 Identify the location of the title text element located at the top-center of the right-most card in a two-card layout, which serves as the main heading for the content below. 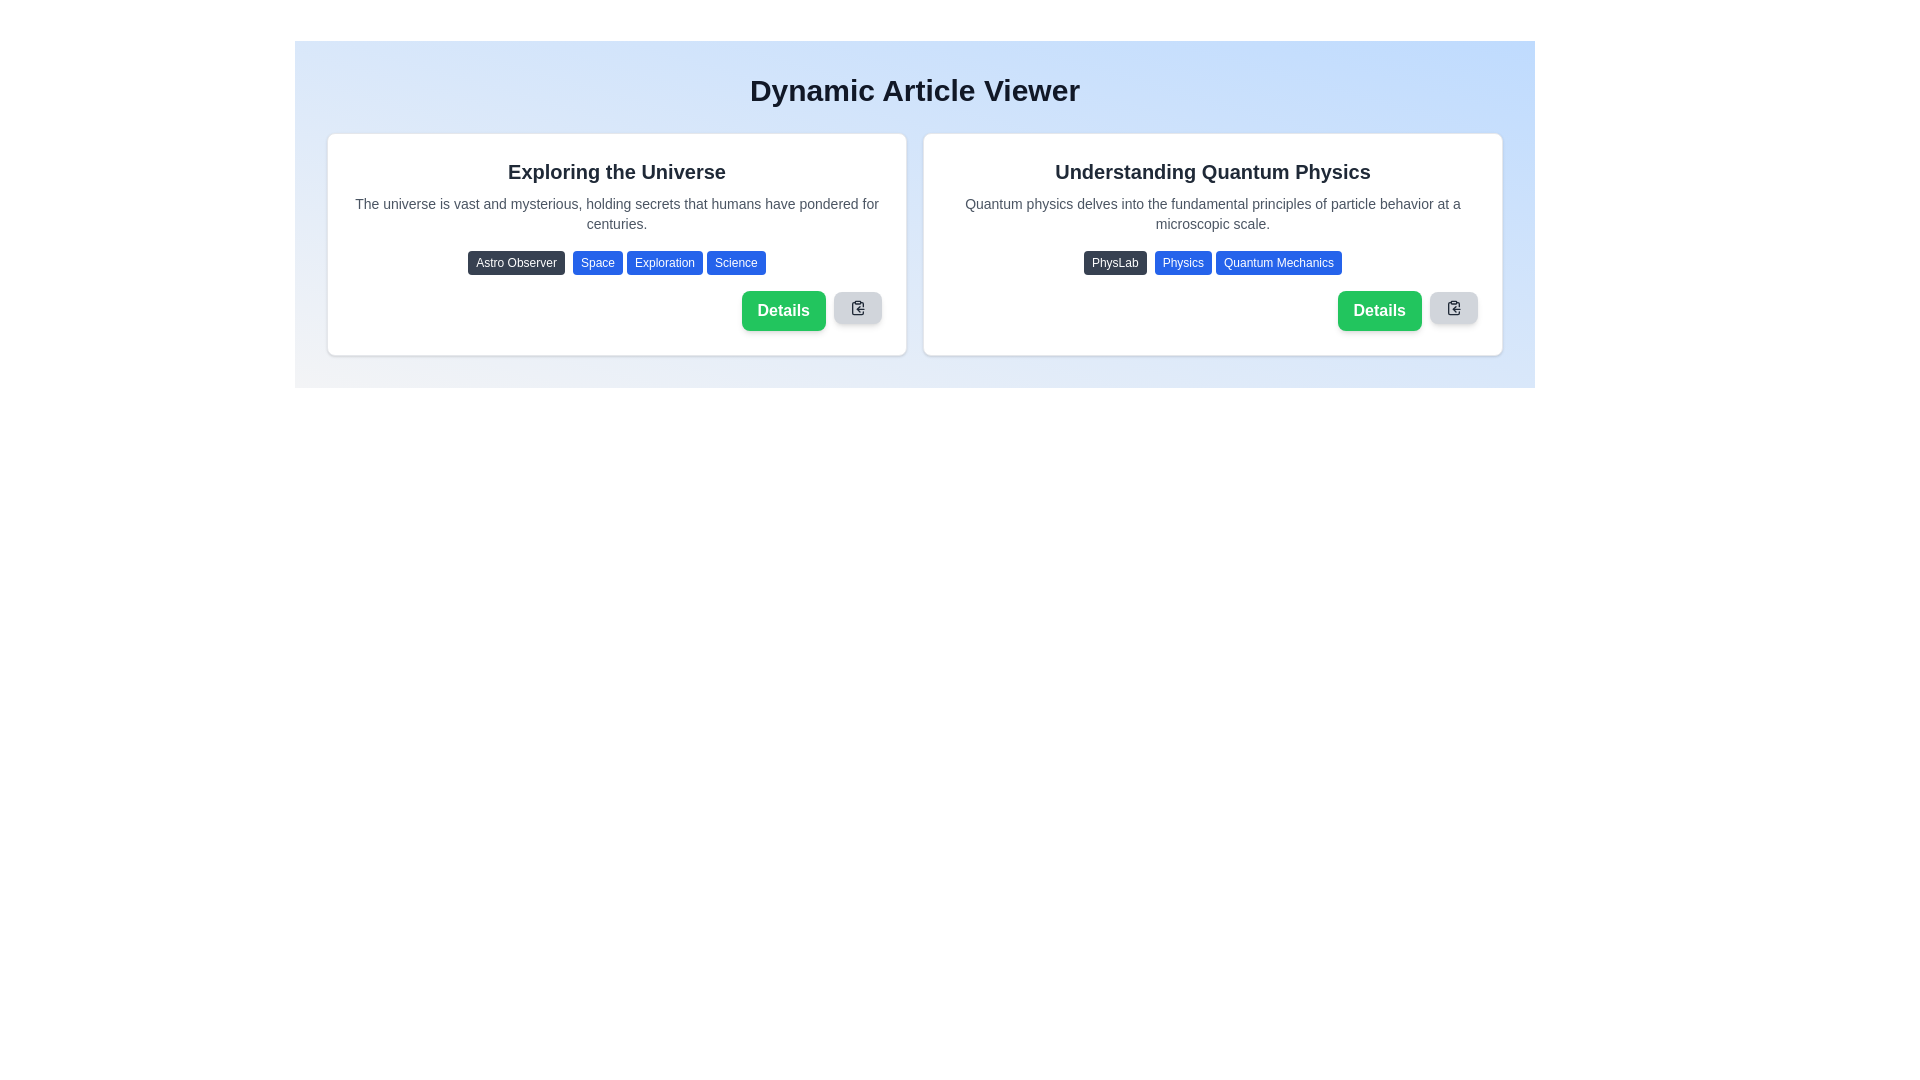
(1212, 171).